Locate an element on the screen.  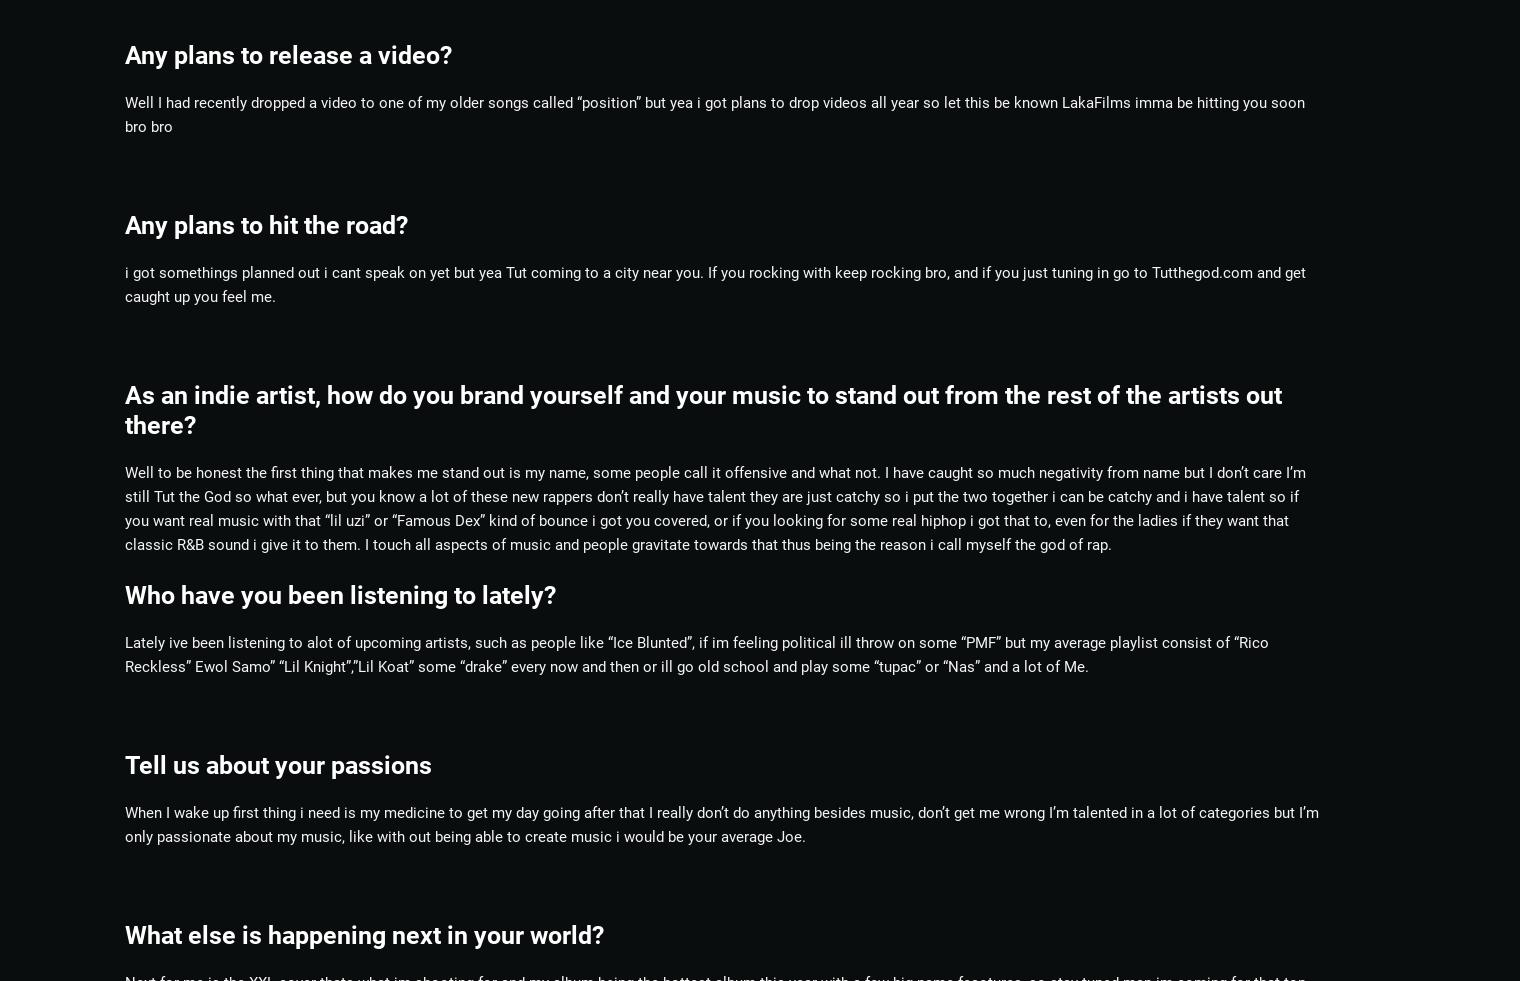
'Lately ive been listening to alot of upcoming artists, such as people like “Ice Blunted”, if im feeling political ill throw on some “PMF” but my average playlist consist of “Rico Reckless” Ewol Samo” “Lil Knight”,”Lil Koat” some “drake” every now and then or ill go old school and play some “tupac” or “Nas” and a lot of Me.' is located at coordinates (697, 654).